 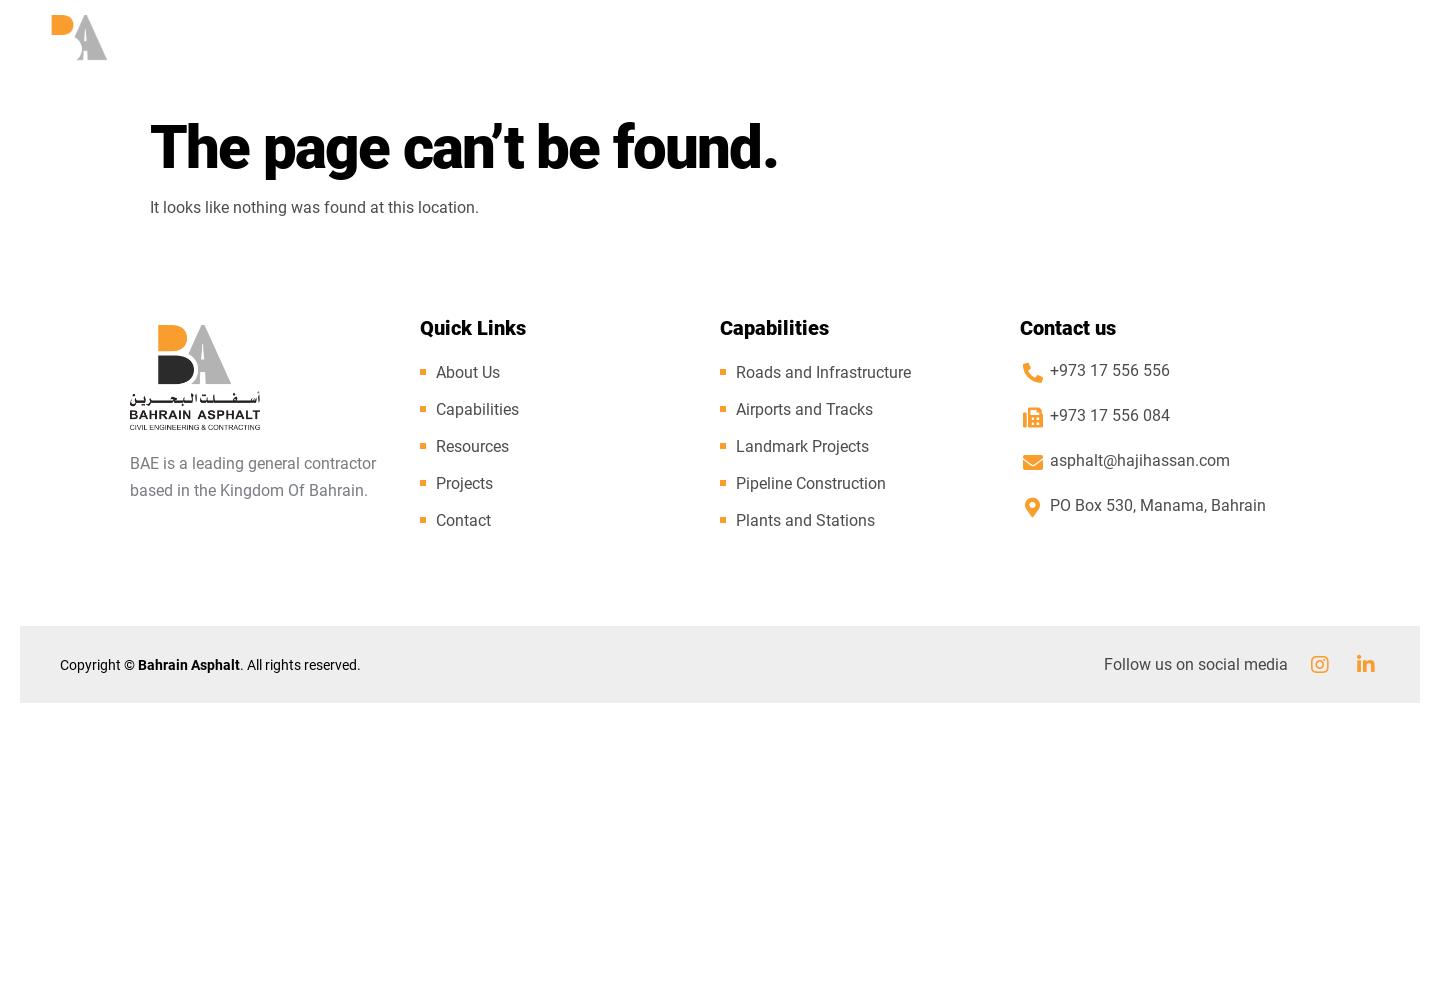 What do you see at coordinates (252, 476) in the screenshot?
I see `'BAE is a leading general contractor based in the Kingdom Of Bahrain.'` at bounding box center [252, 476].